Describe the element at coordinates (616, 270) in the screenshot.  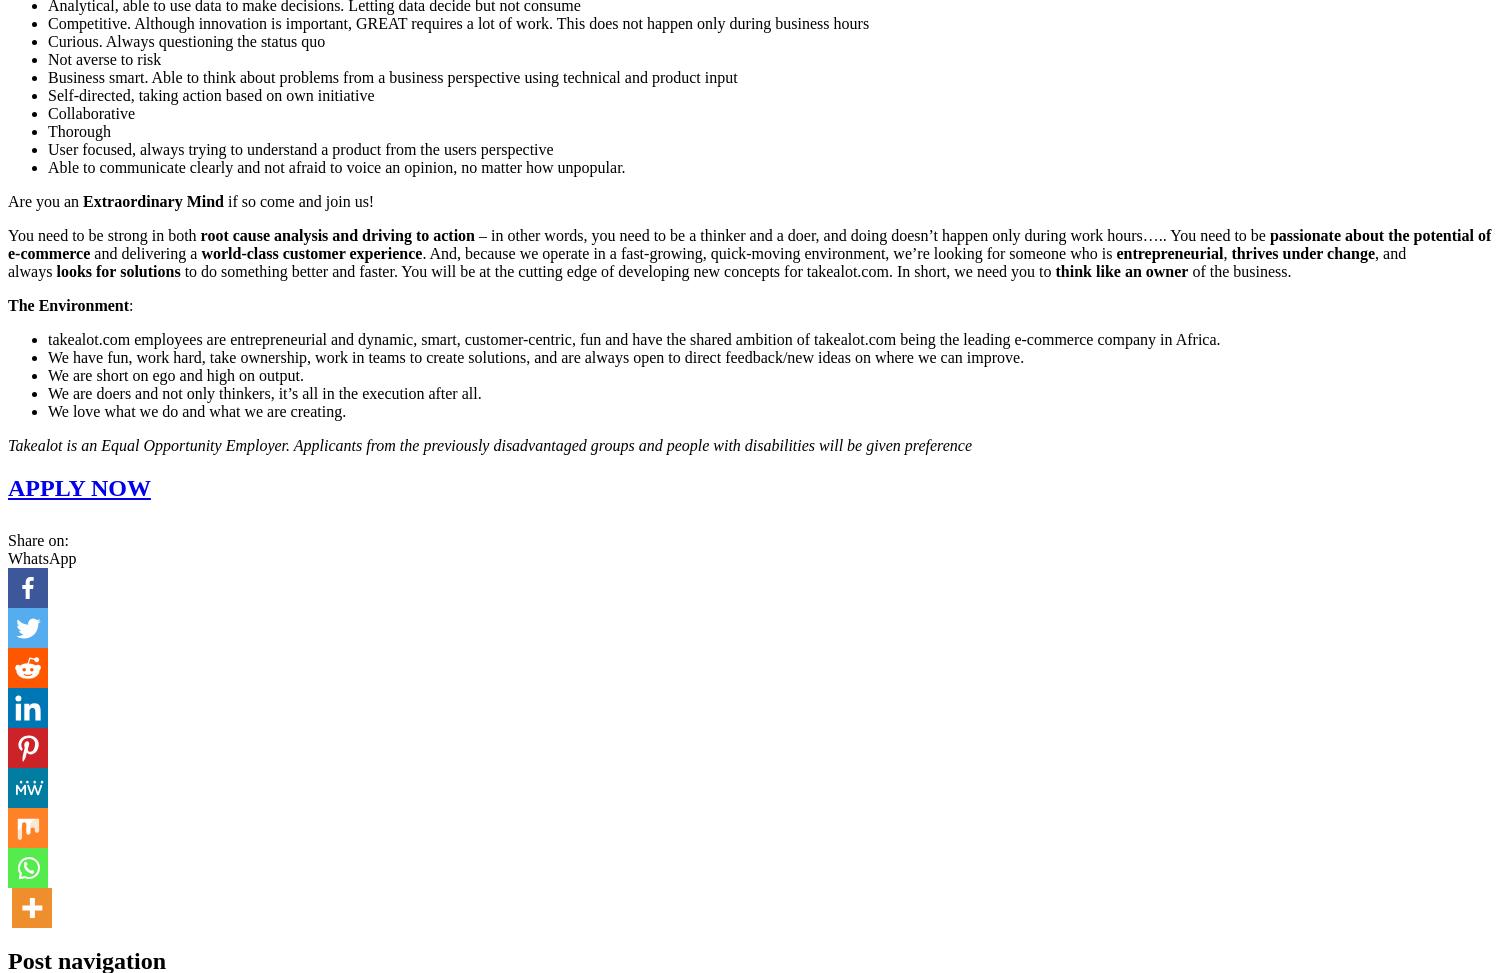
I see `'to do something better and faster. You will be at the cutting edge of developing new concepts for takealot.com. In short, we need you to'` at that location.